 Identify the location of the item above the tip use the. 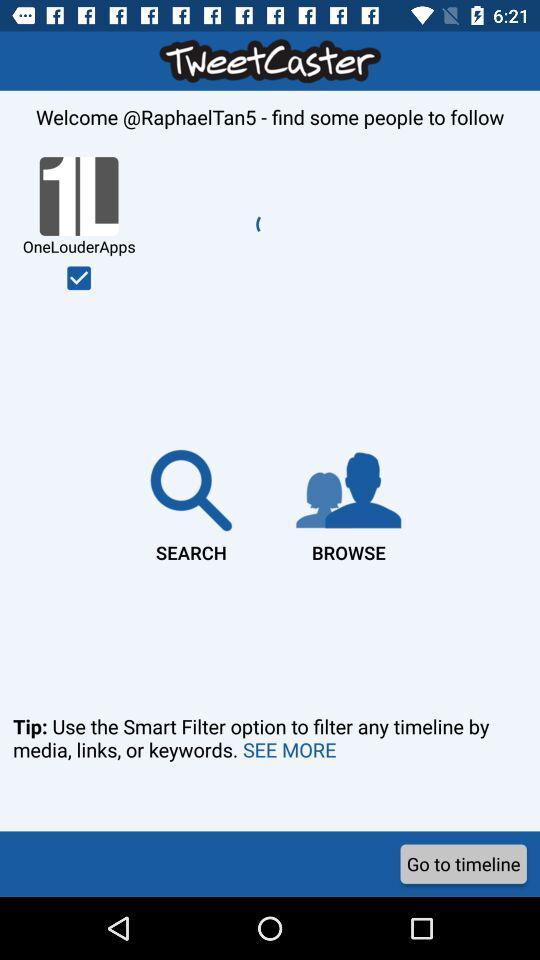
(347, 501).